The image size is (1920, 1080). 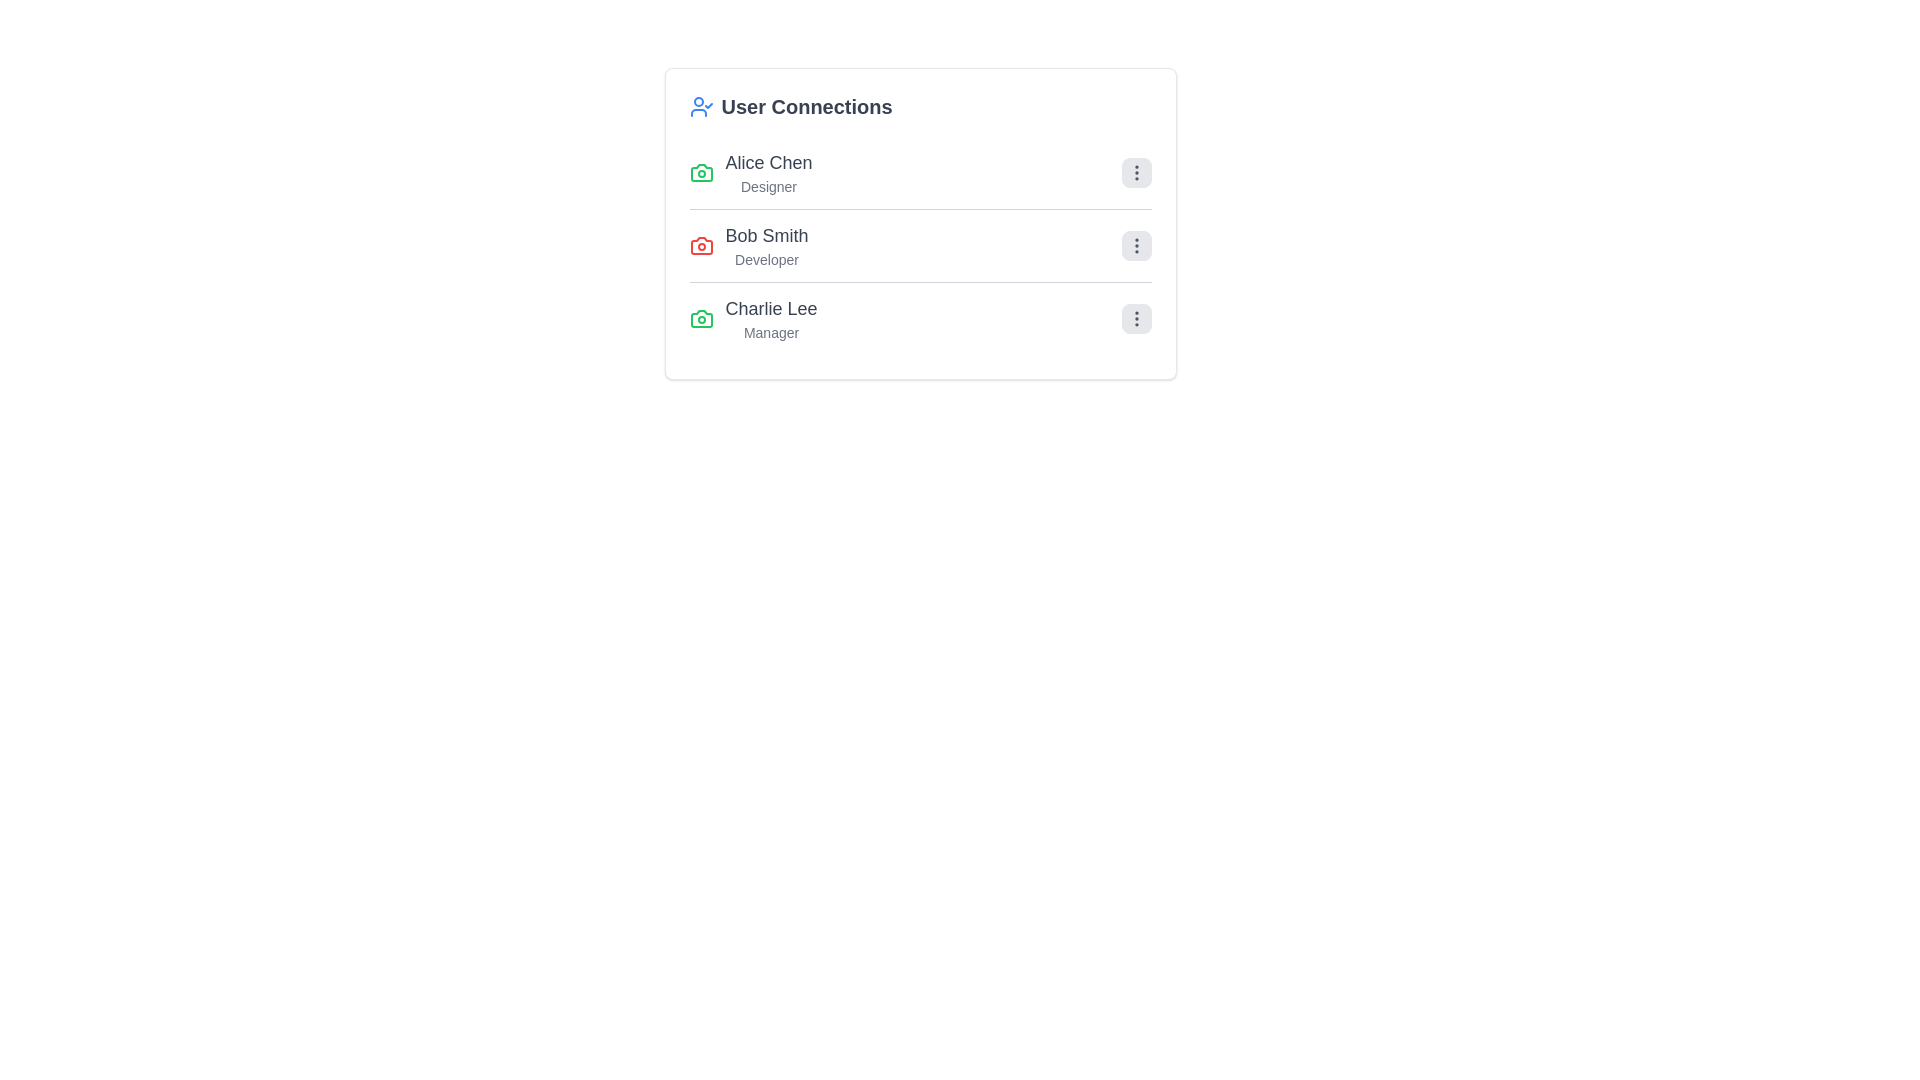 I want to click on the first List item displaying user information for 'Alice Chen' with the role 'Designer' in the User Connections area, so click(x=750, y=172).